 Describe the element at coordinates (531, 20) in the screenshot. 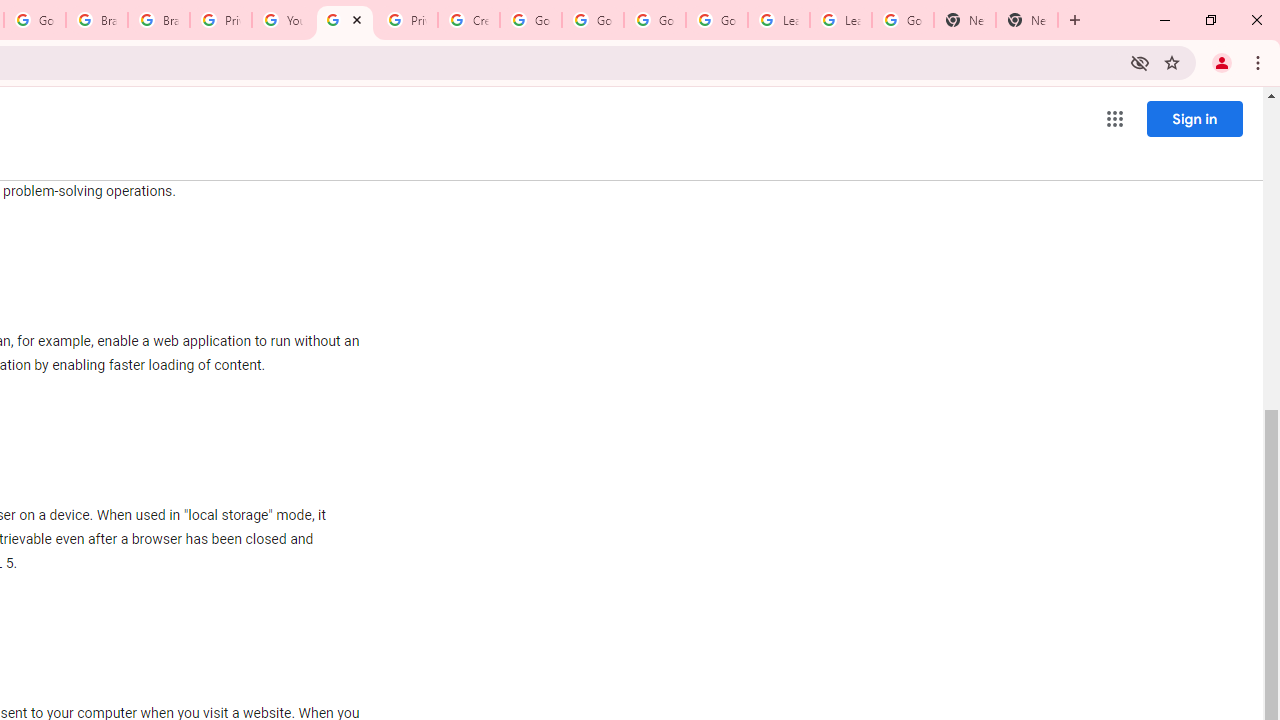

I see `'Google Account Help'` at that location.